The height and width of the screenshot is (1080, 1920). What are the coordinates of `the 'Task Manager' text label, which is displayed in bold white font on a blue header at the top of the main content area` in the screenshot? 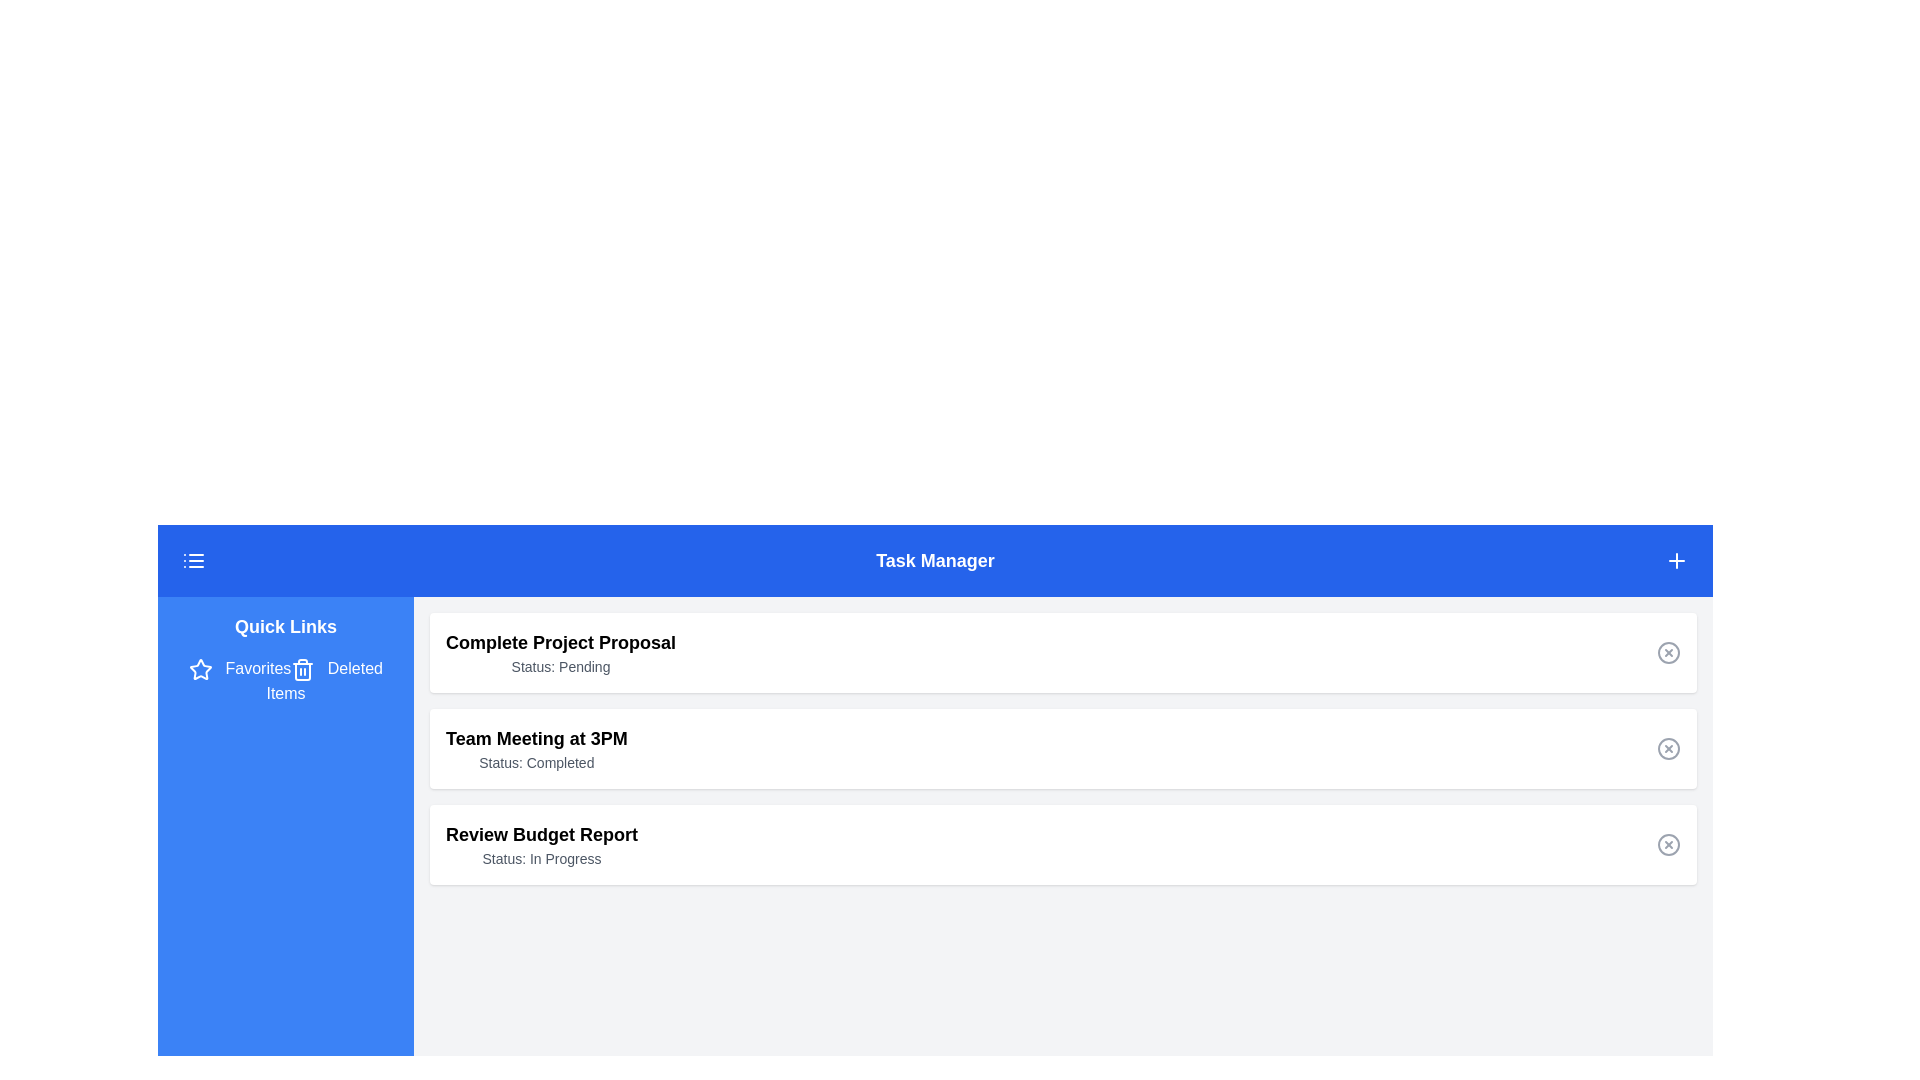 It's located at (934, 560).